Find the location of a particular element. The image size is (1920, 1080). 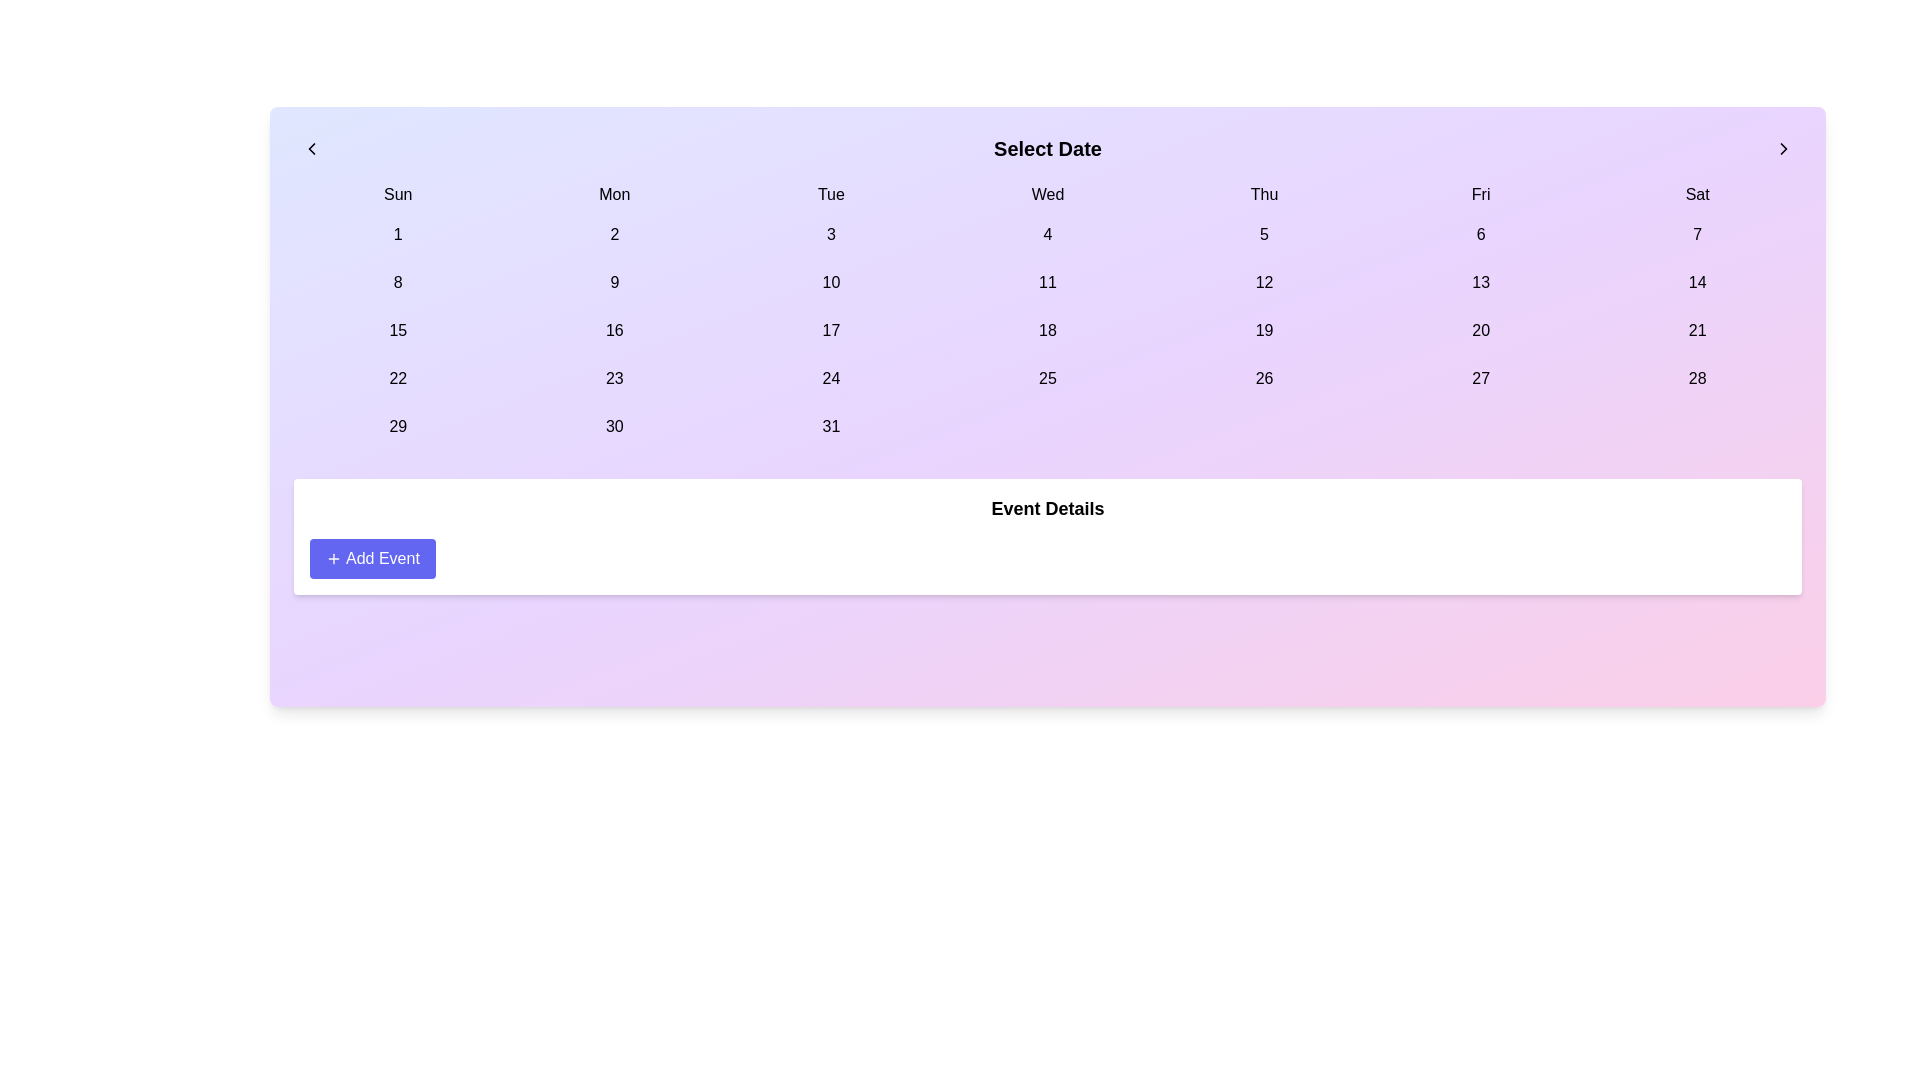

the date button labeled '29', which is a rectangular button with rounded edges located in the calendar grid is located at coordinates (398, 426).